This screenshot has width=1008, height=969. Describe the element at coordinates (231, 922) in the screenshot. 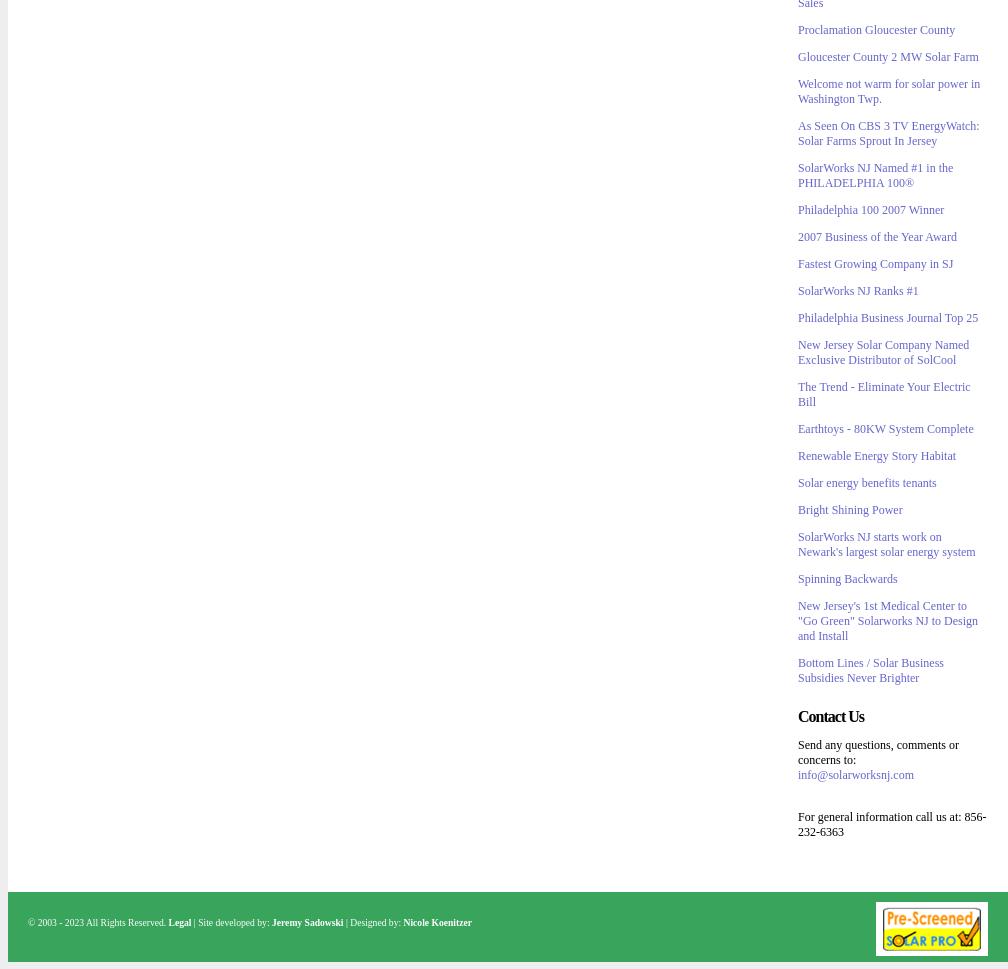

I see `'| Site developed by:'` at that location.